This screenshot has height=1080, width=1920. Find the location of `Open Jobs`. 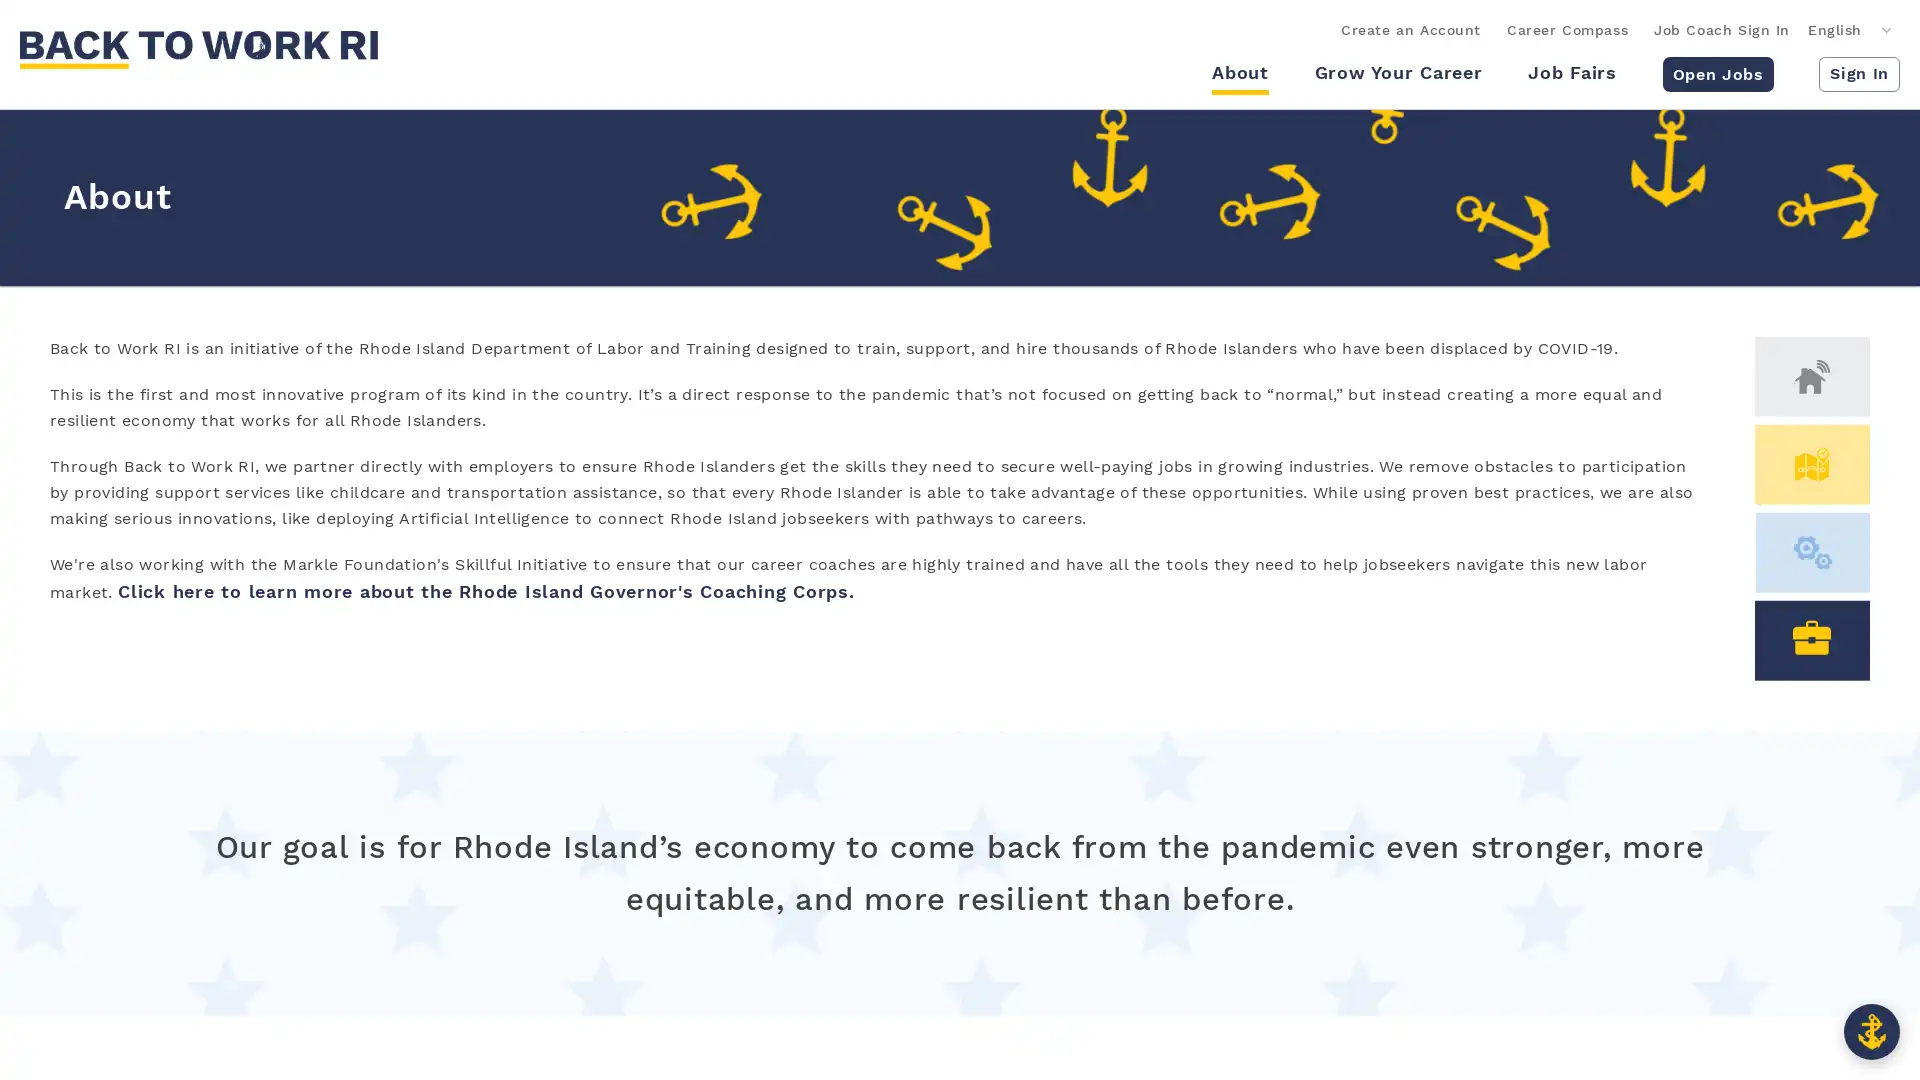

Open Jobs is located at coordinates (1716, 72).